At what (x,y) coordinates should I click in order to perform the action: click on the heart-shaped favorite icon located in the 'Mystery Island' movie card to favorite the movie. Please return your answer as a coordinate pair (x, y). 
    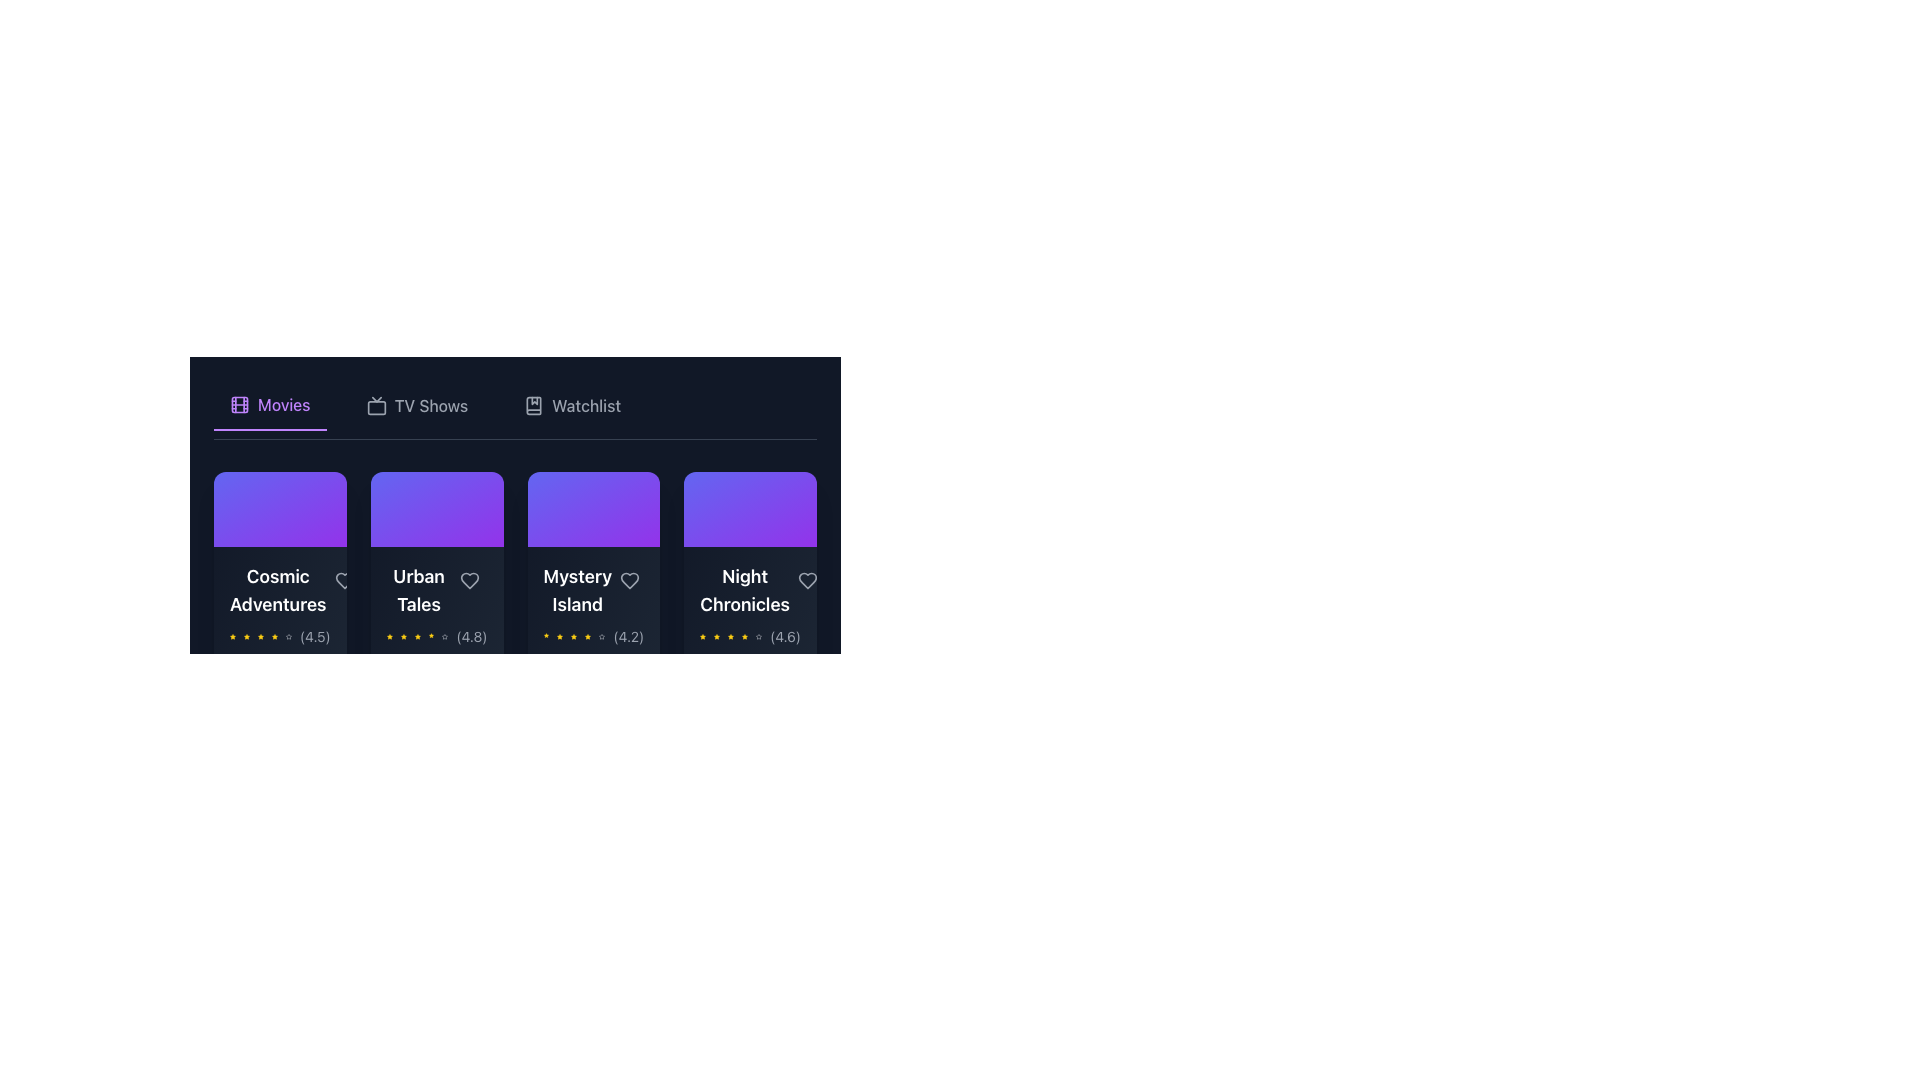
    Looking at the image, I should click on (629, 580).